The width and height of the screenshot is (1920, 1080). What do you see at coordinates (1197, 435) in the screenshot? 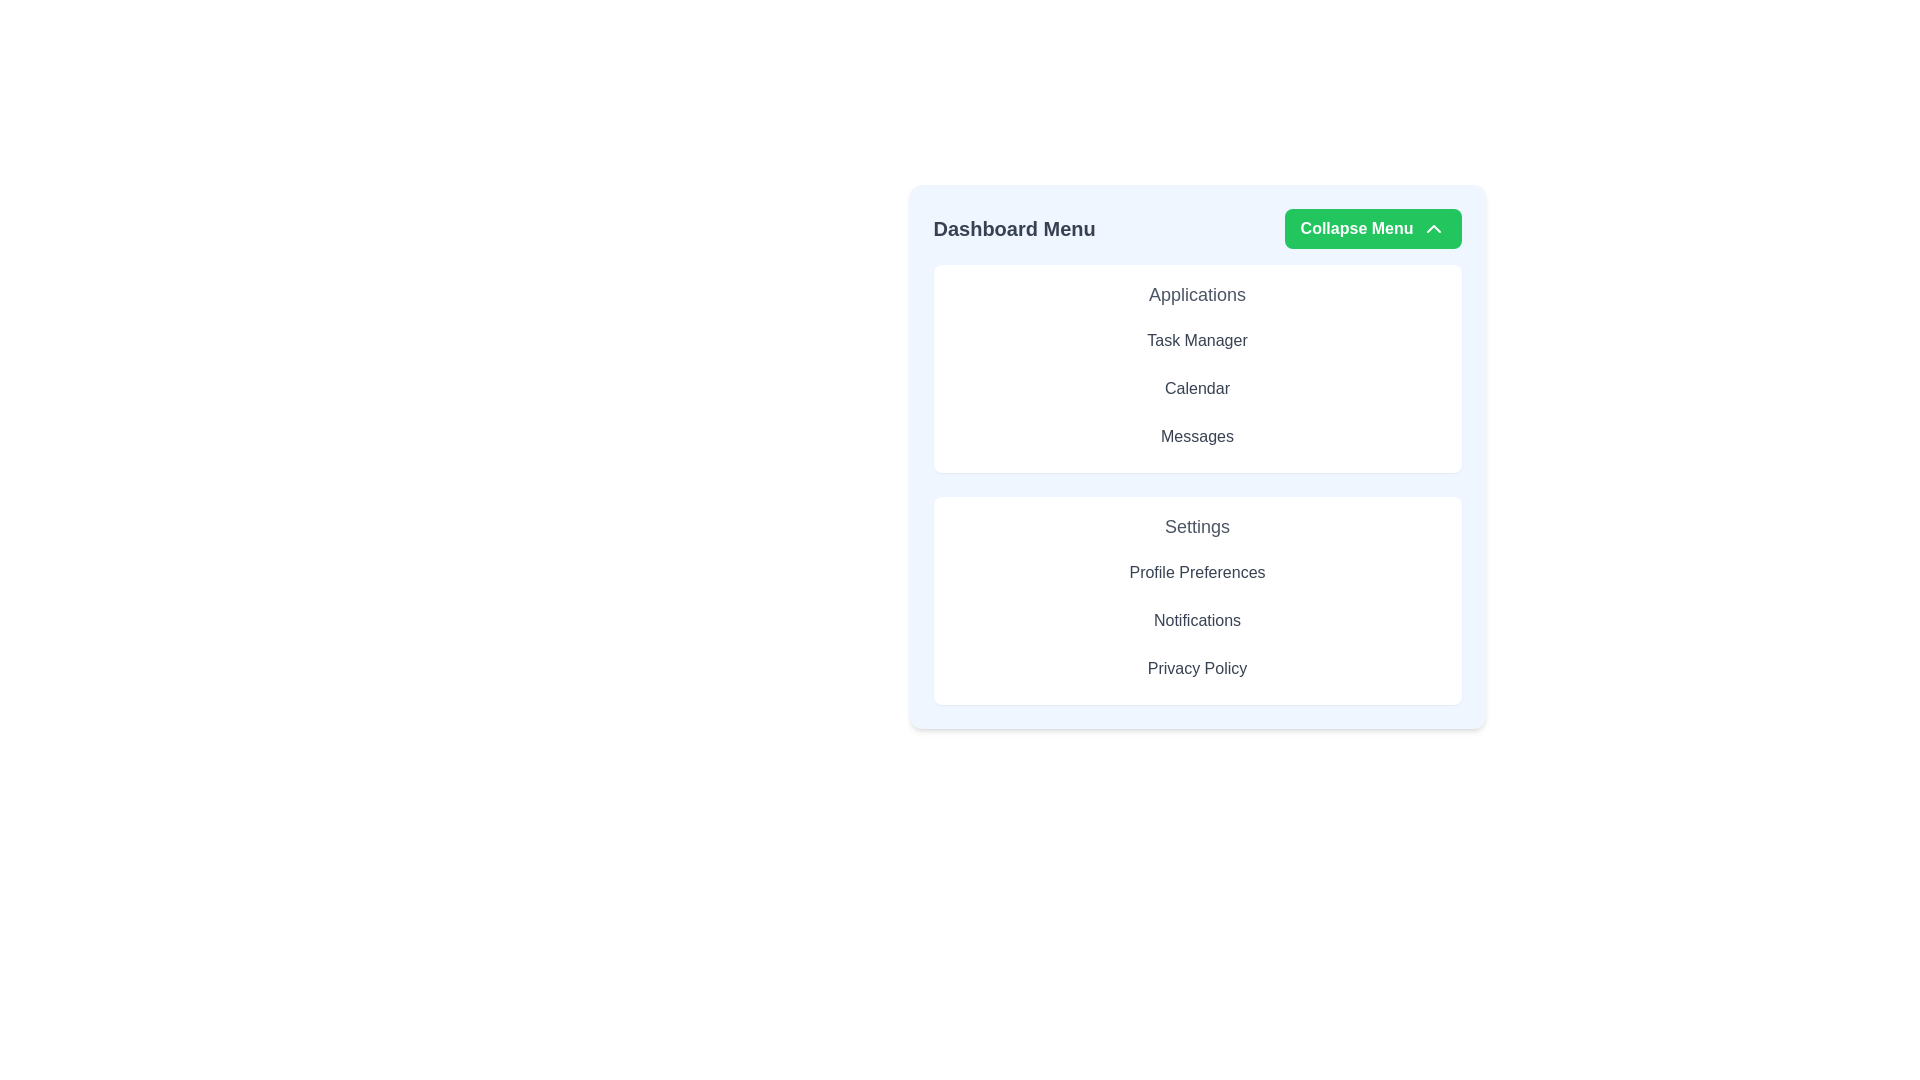
I see `the 'Messages' text label, which is styled with a modern web aesthetic and located within a white card interface` at bounding box center [1197, 435].